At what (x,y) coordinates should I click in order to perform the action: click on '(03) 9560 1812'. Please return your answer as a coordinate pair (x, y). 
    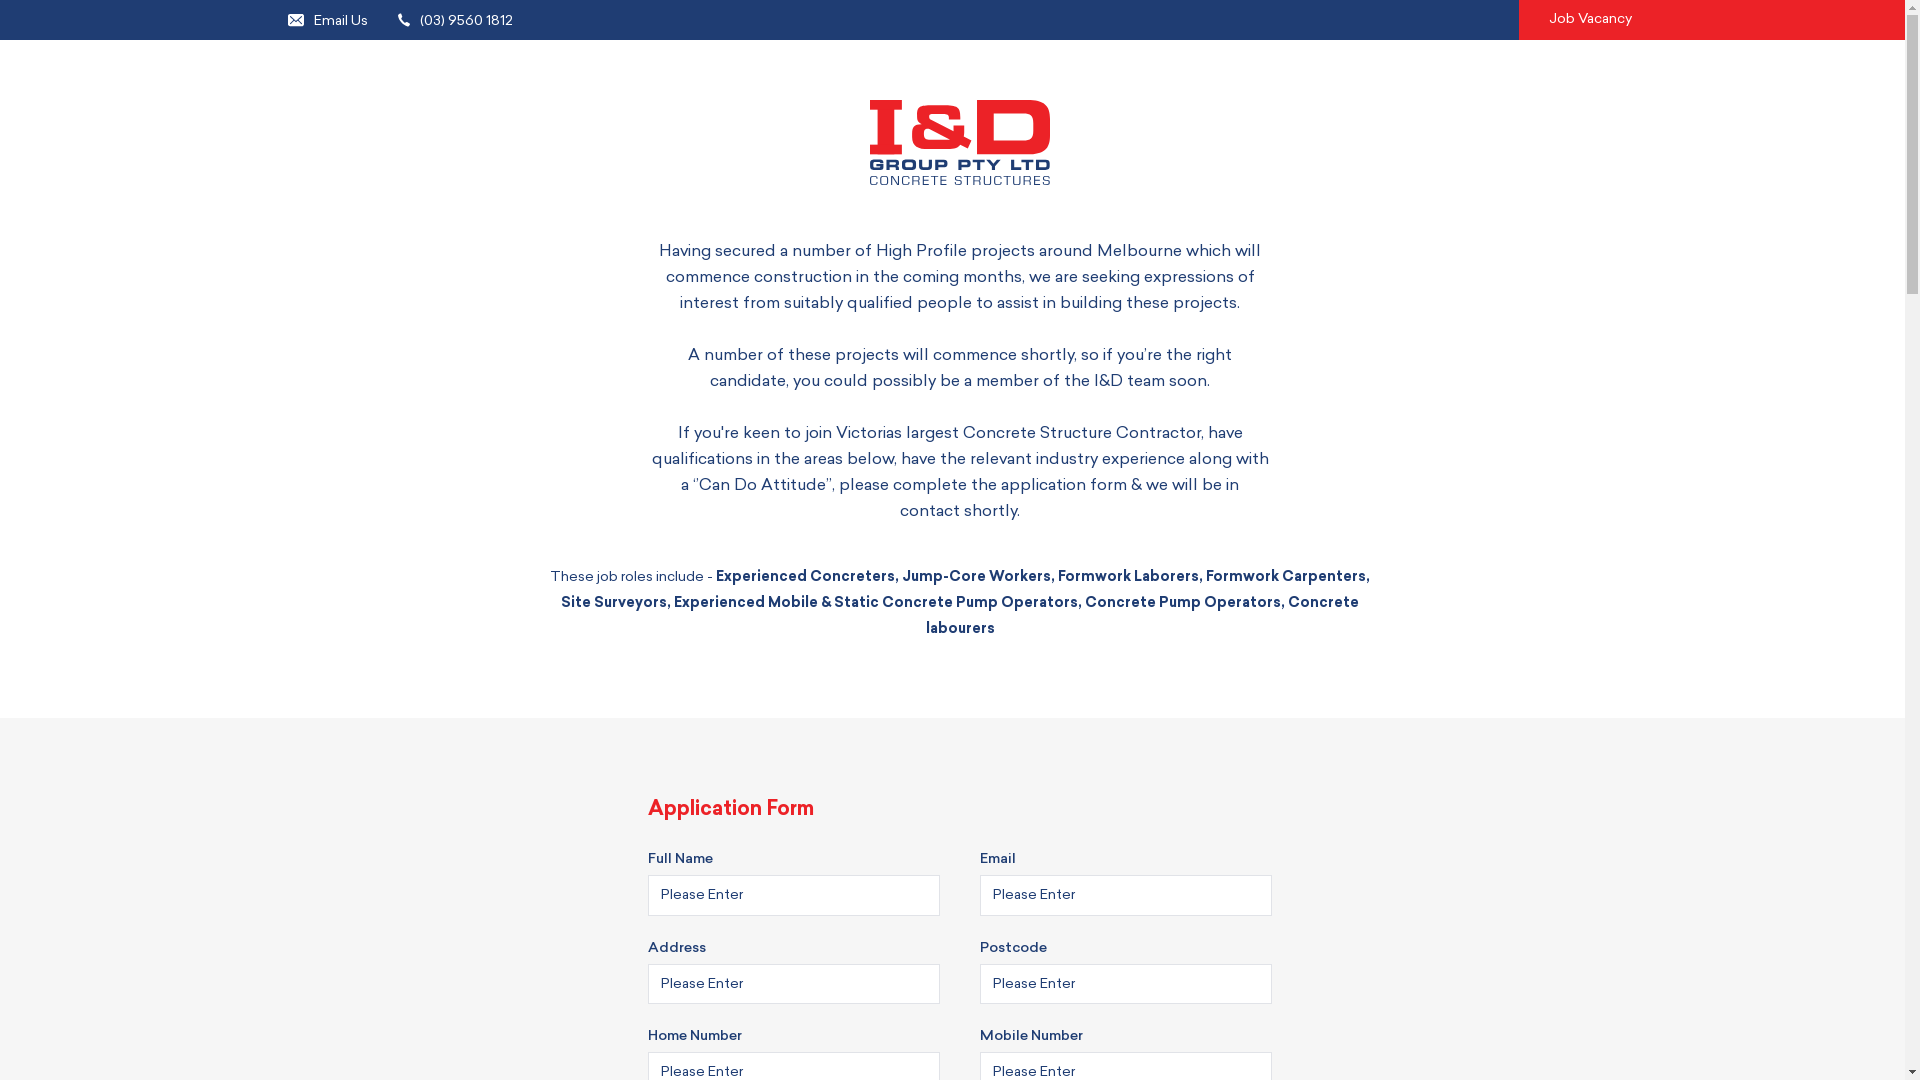
    Looking at the image, I should click on (398, 19).